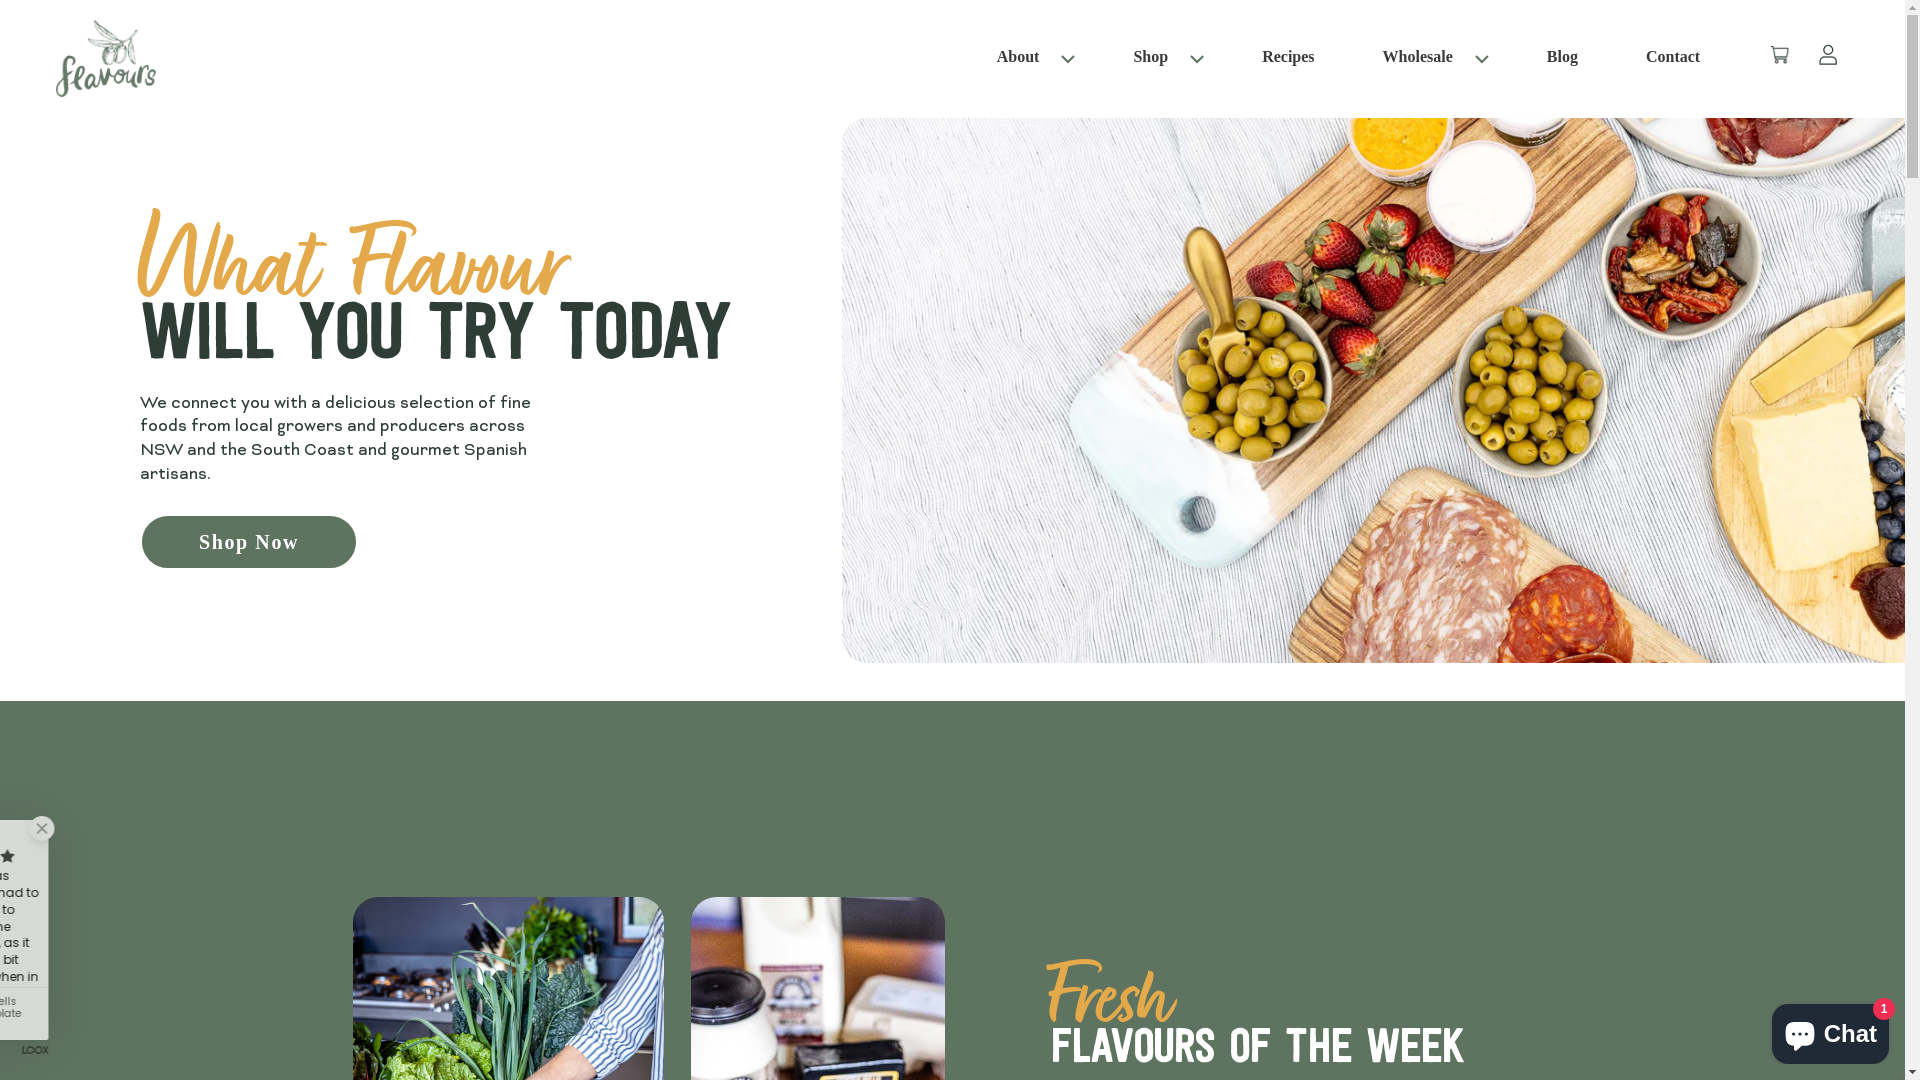  What do you see at coordinates (1018, 55) in the screenshot?
I see `'About'` at bounding box center [1018, 55].